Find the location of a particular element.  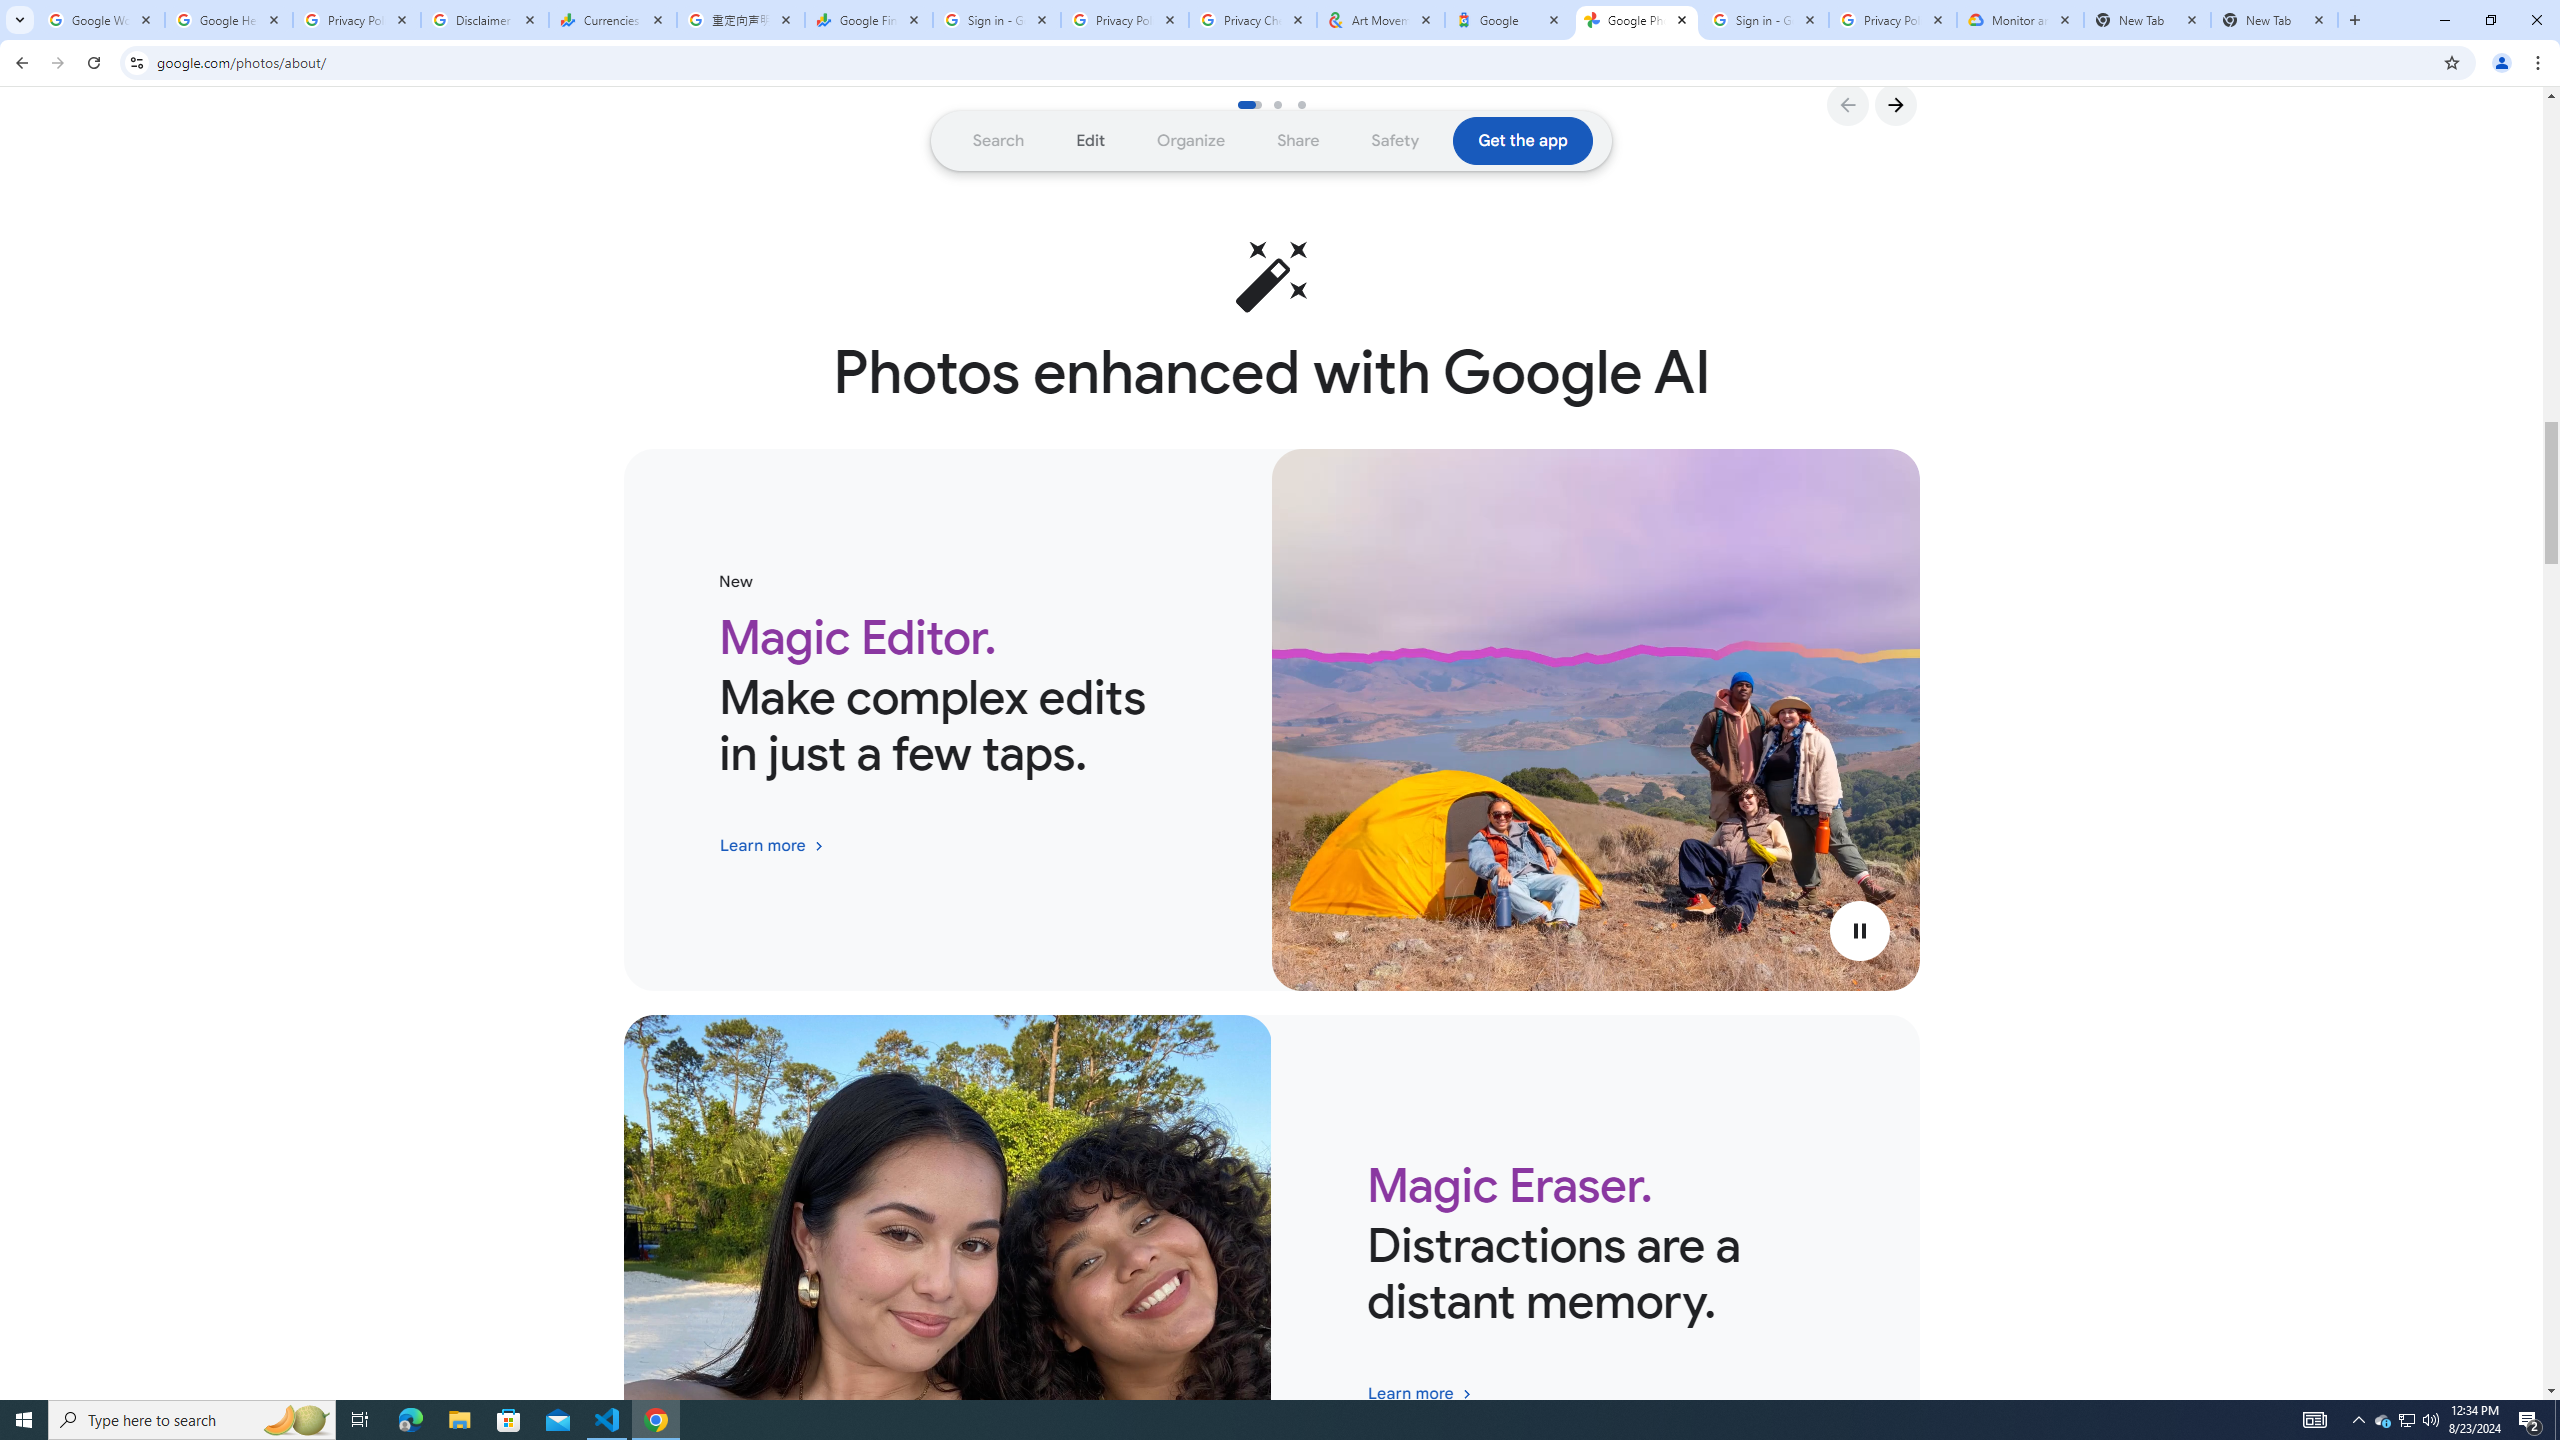

'Go to Previous Slide' is located at coordinates (1846, 104).